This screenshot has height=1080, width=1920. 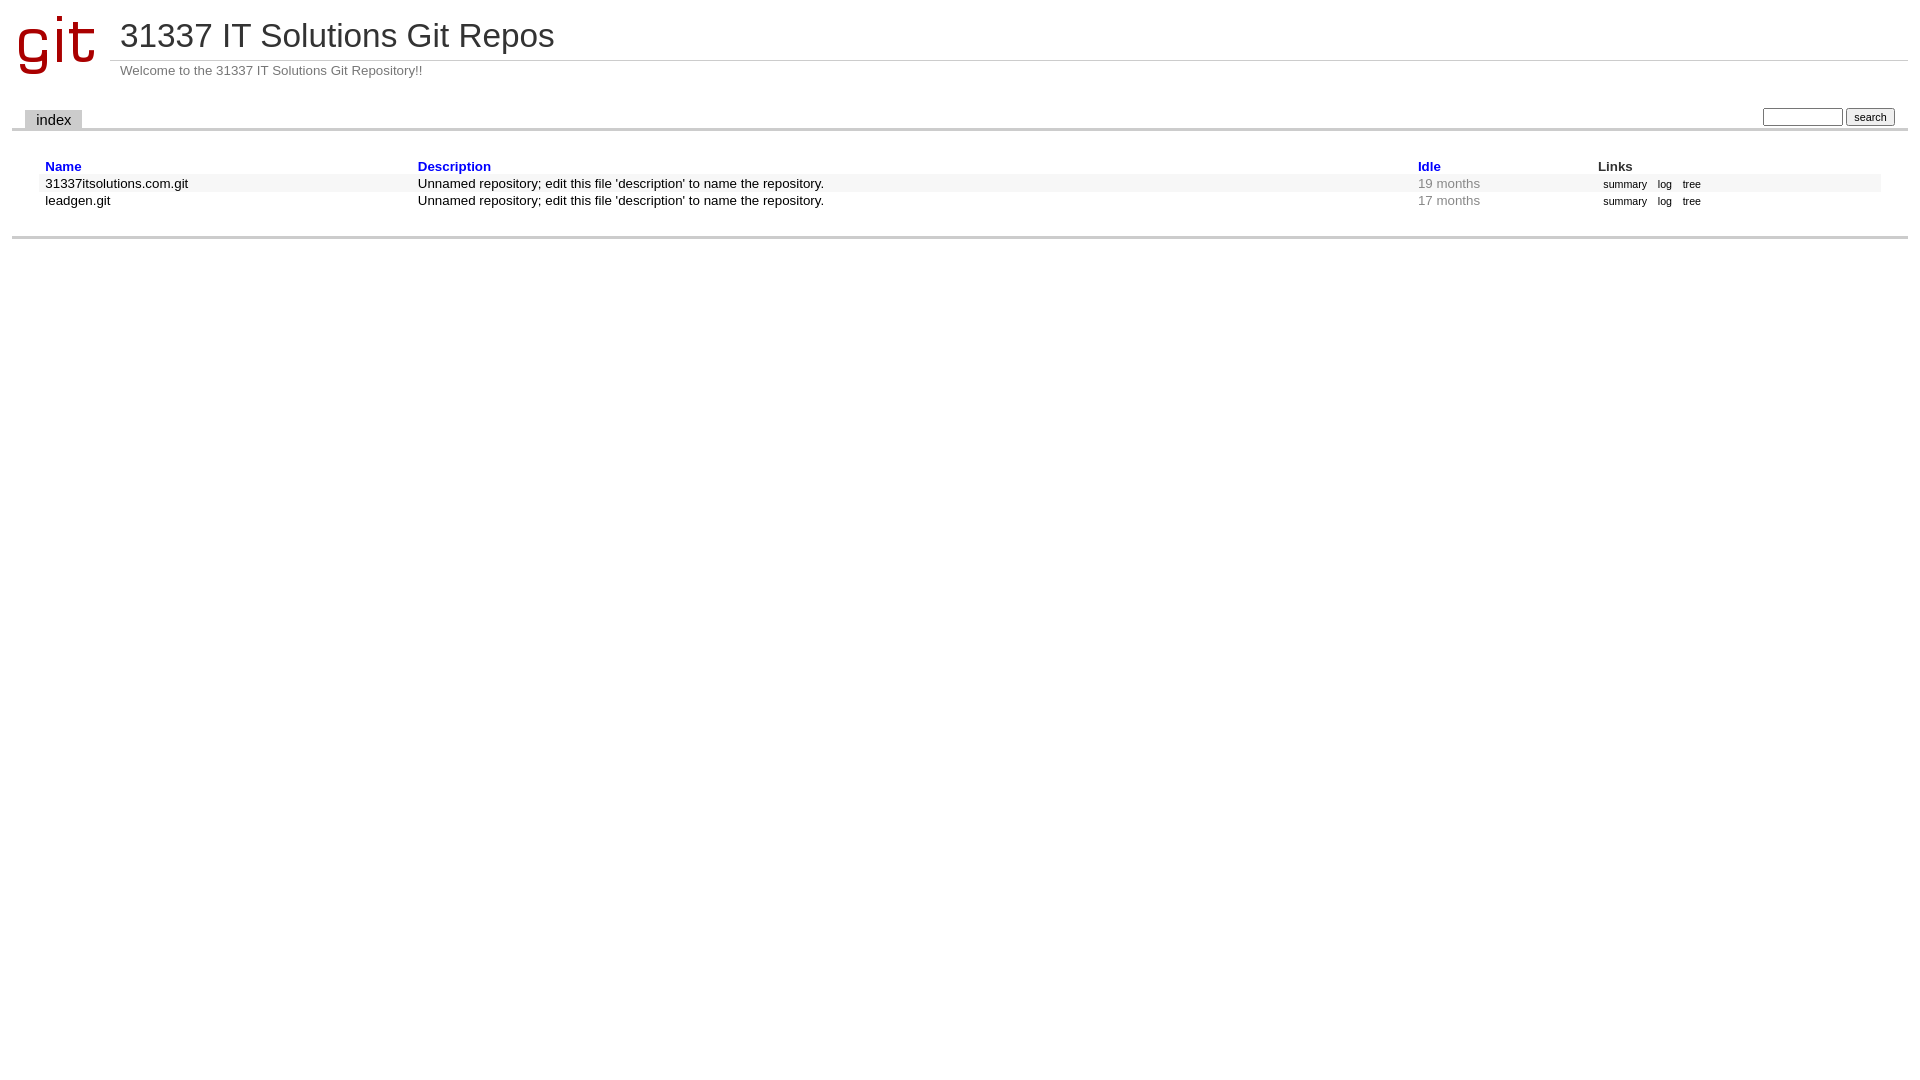 I want to click on 'Name', so click(x=62, y=165).